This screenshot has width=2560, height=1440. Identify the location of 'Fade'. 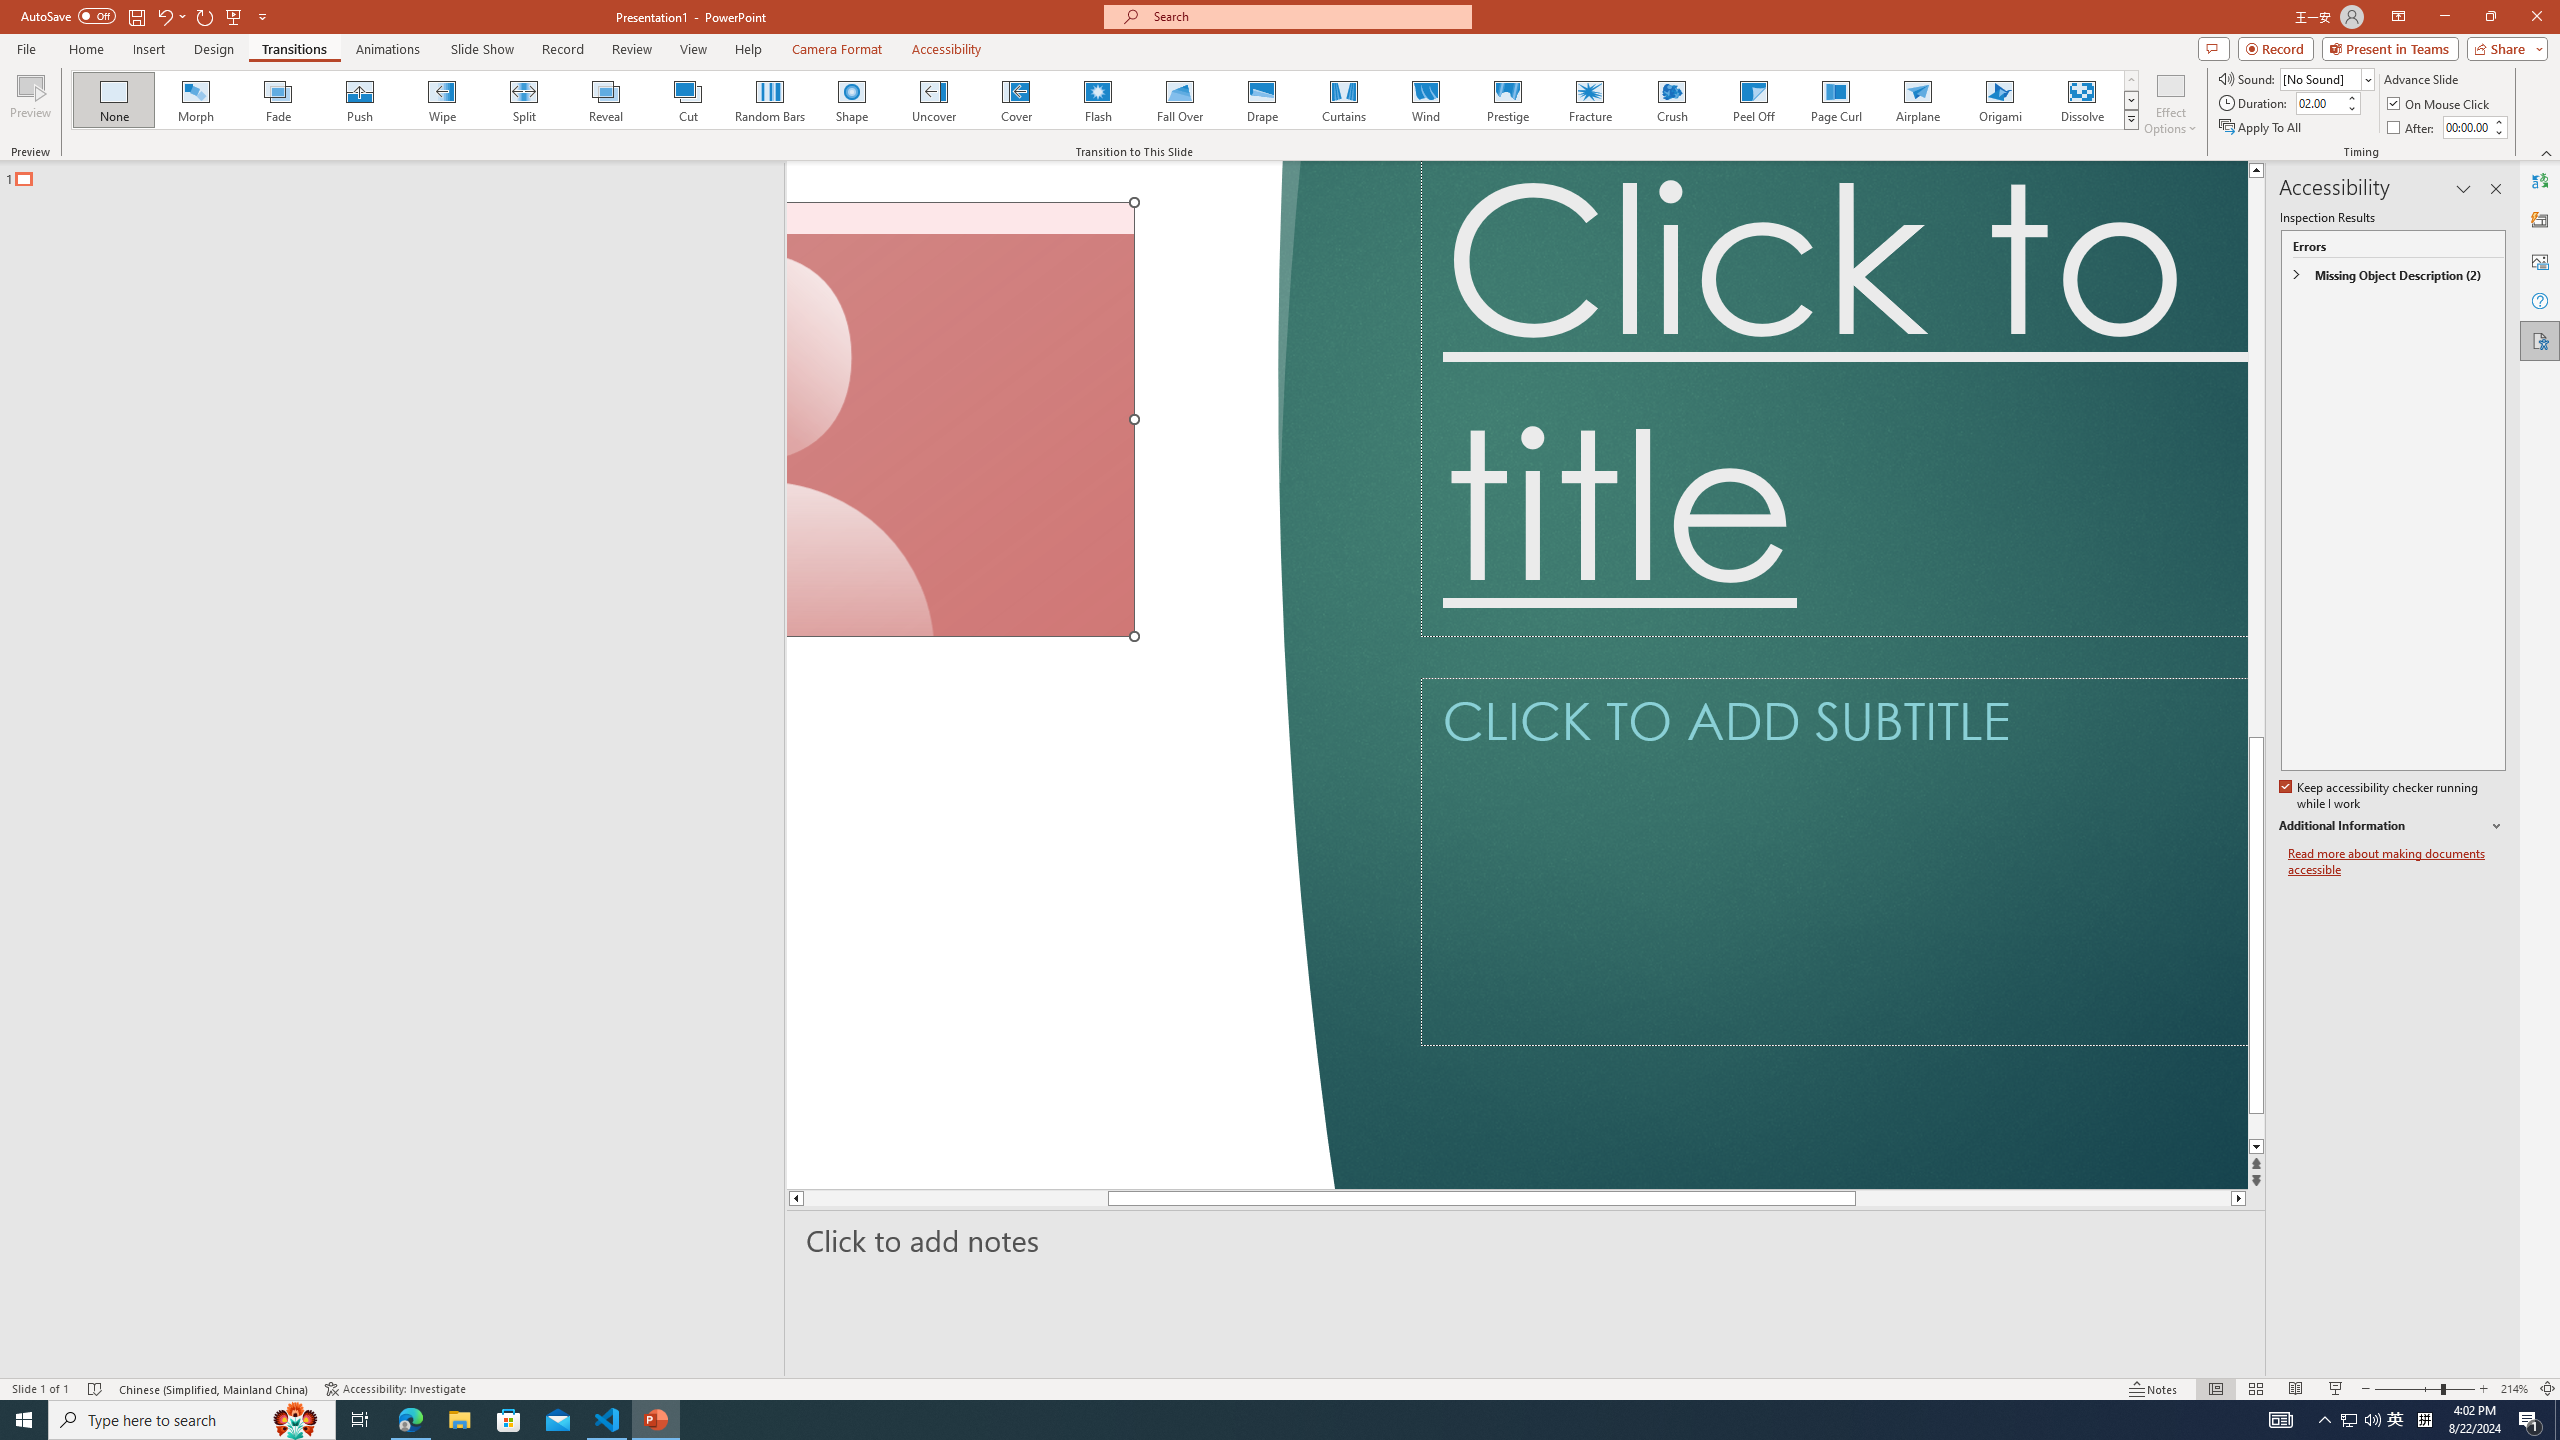
(278, 99).